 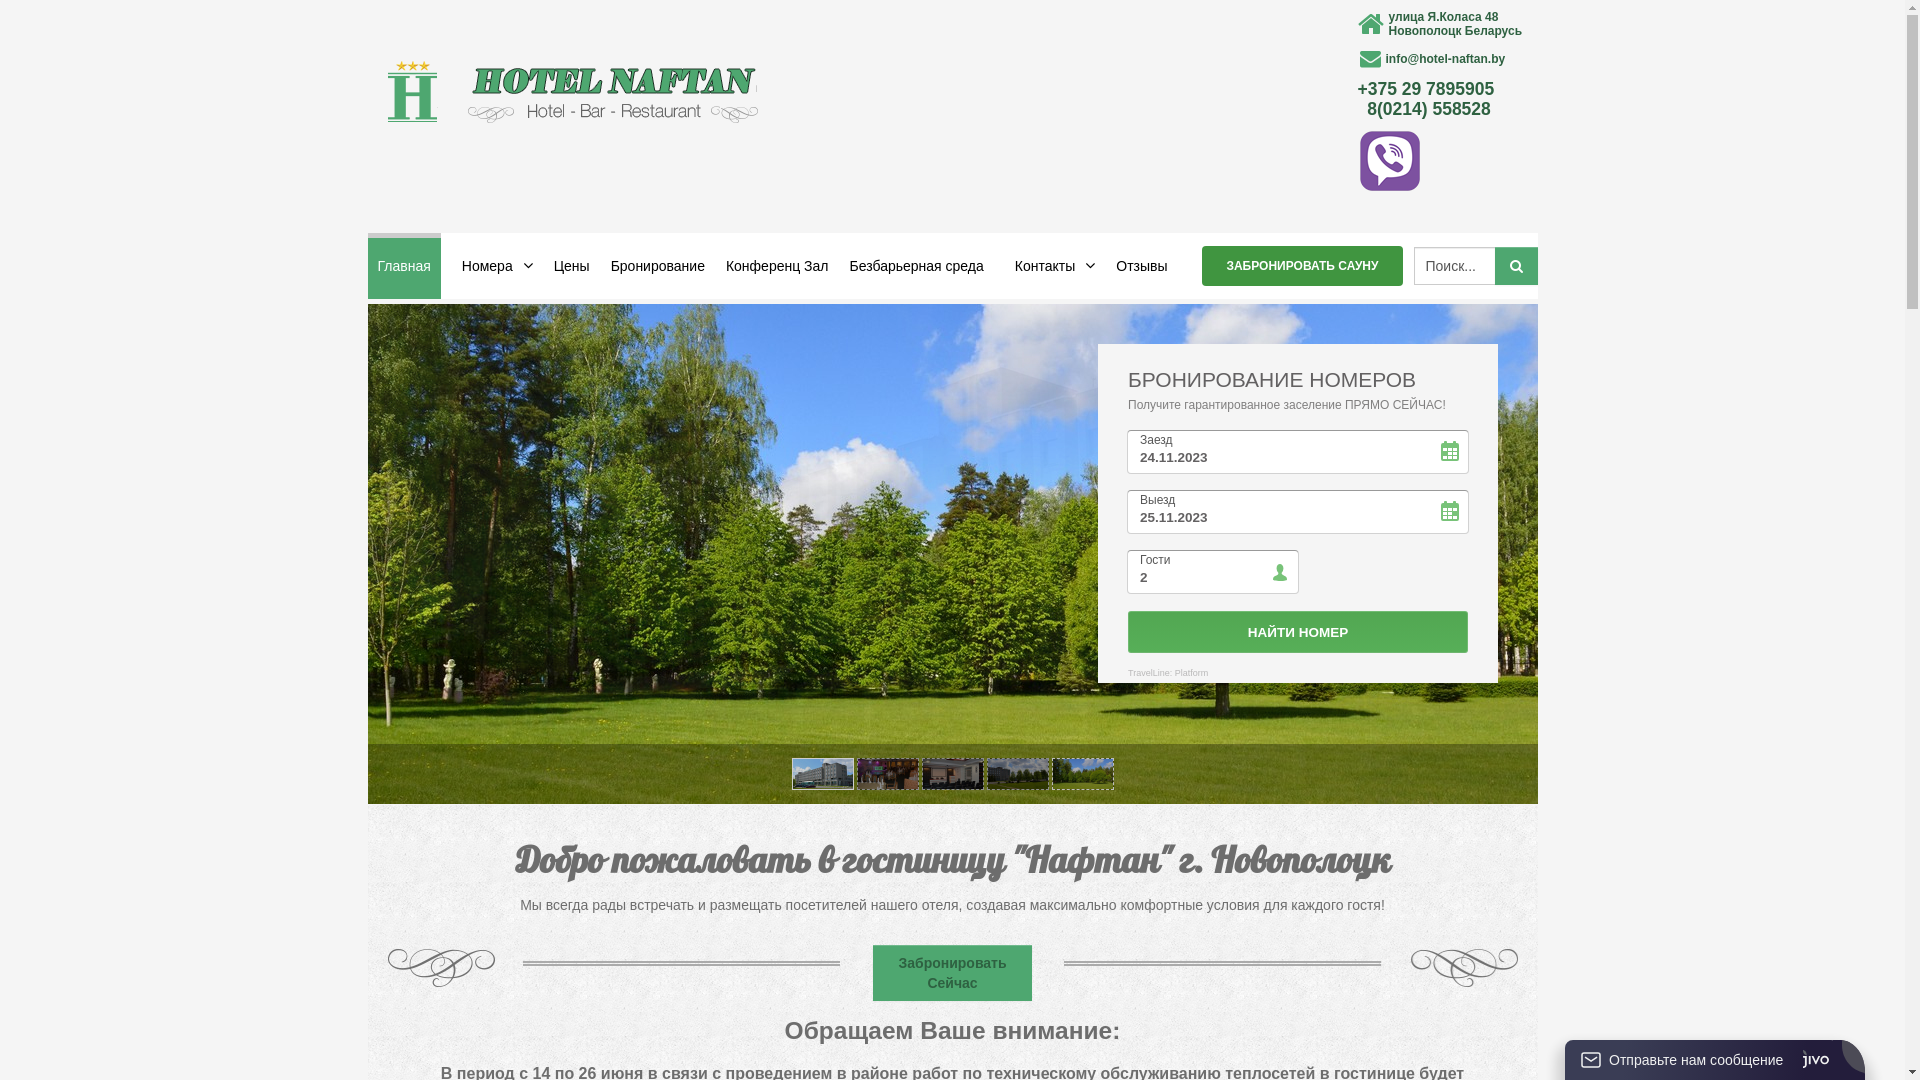 What do you see at coordinates (1358, 87) in the screenshot?
I see `'+375 29 7895905'` at bounding box center [1358, 87].